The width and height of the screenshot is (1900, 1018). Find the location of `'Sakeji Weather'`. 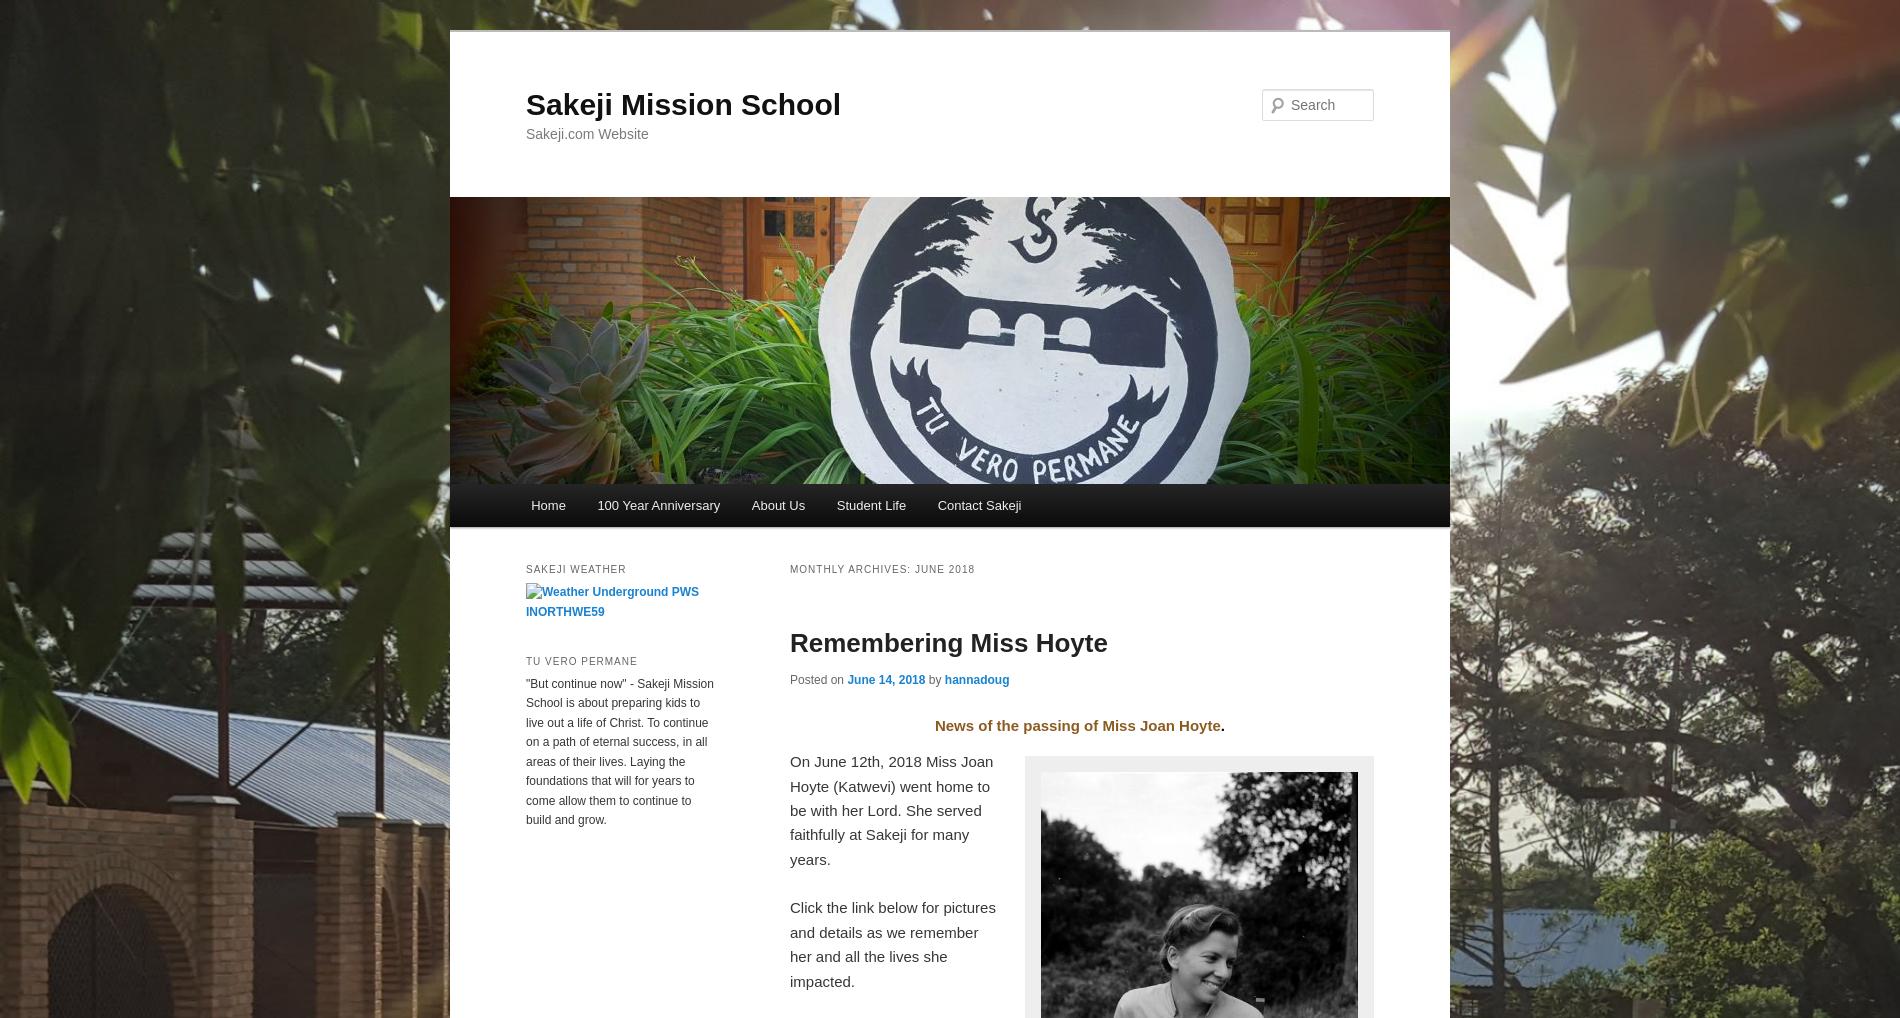

'Sakeji Weather' is located at coordinates (576, 569).